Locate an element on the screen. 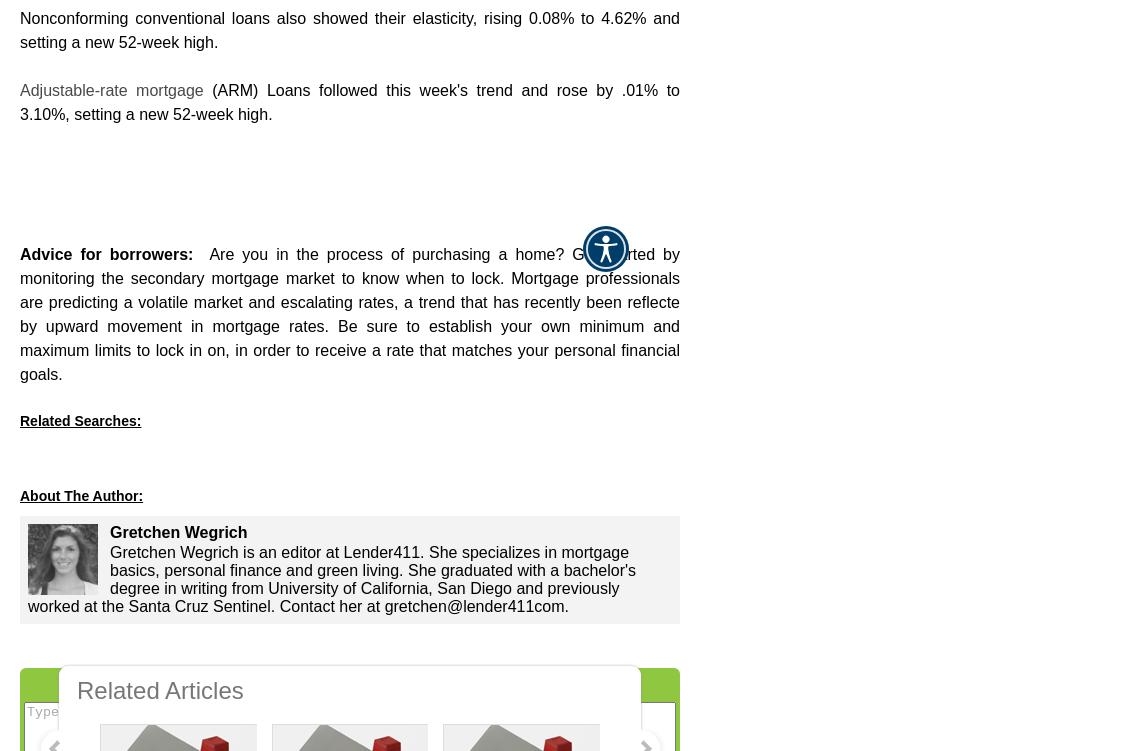 This screenshot has width=1140, height=751. 'Advice for borrowers:' is located at coordinates (19, 253).